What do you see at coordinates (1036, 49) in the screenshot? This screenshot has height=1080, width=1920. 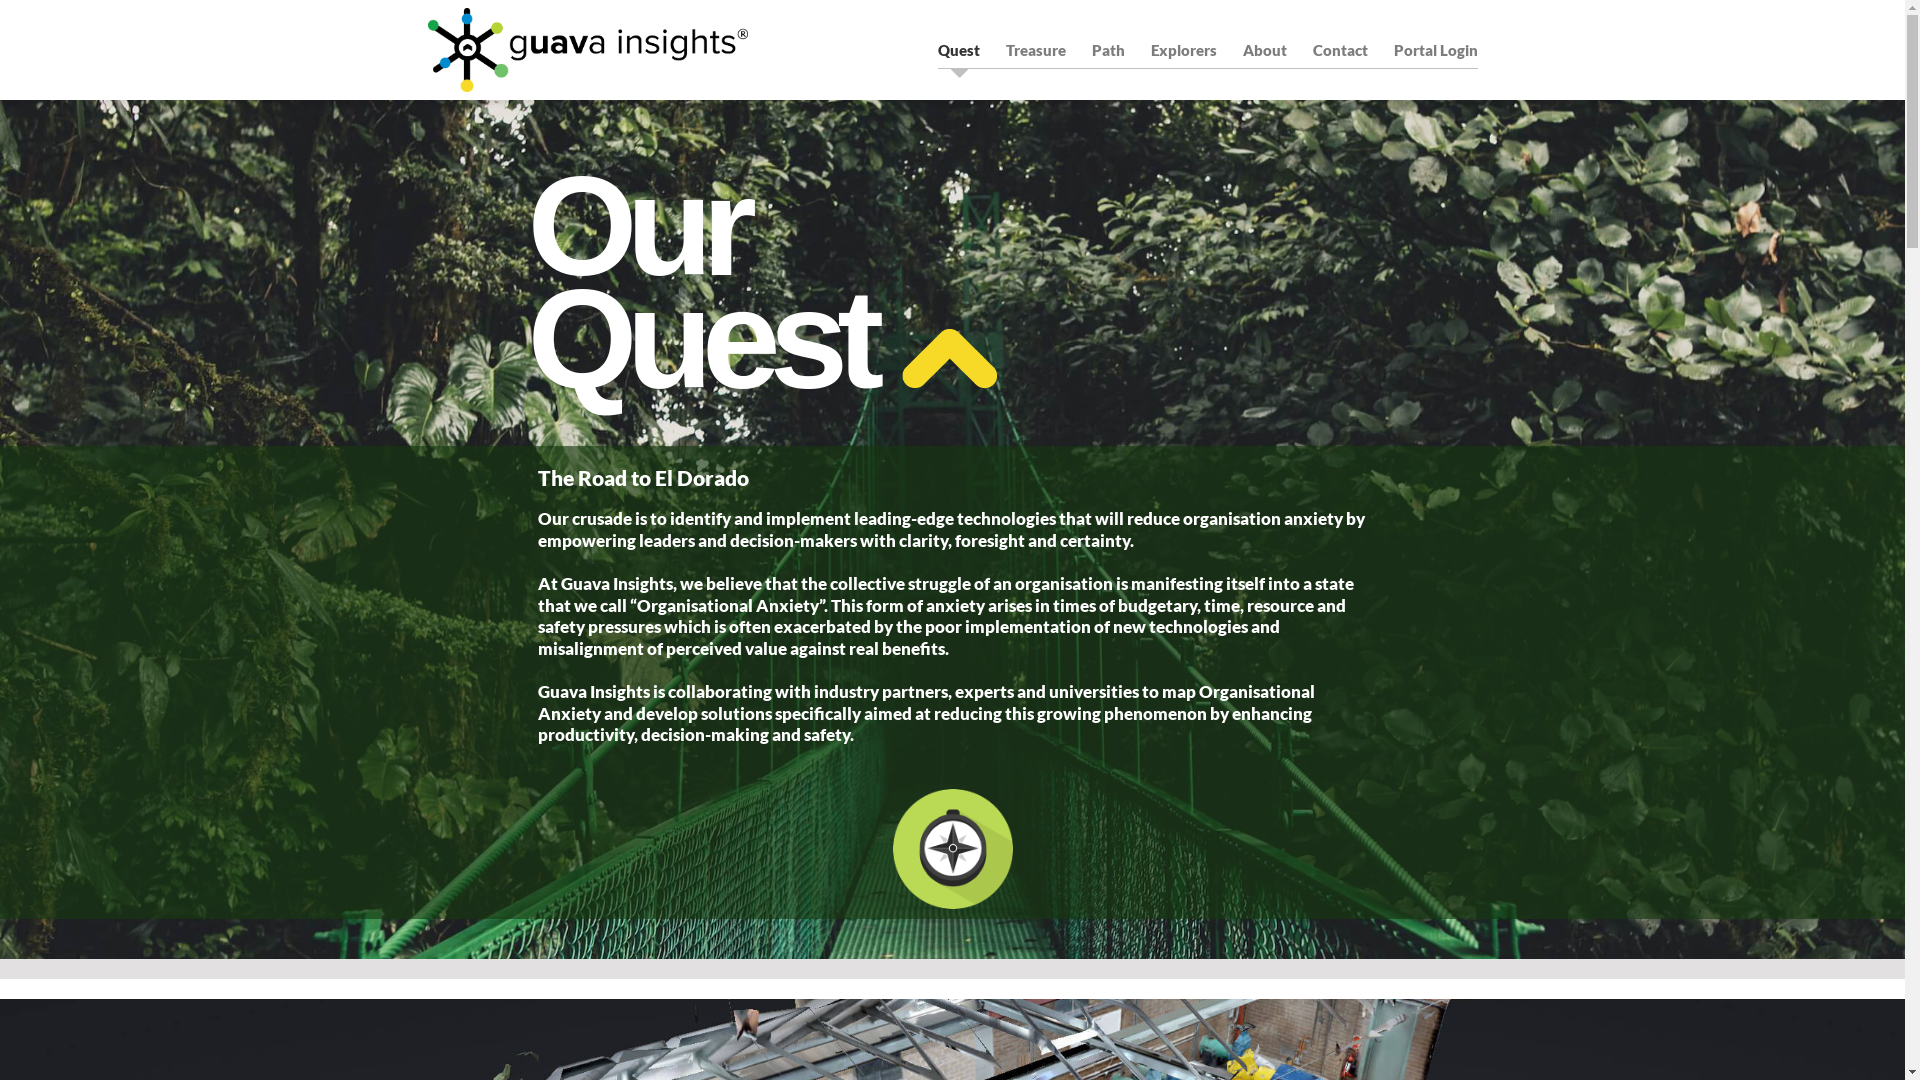 I see `'Treasure'` at bounding box center [1036, 49].